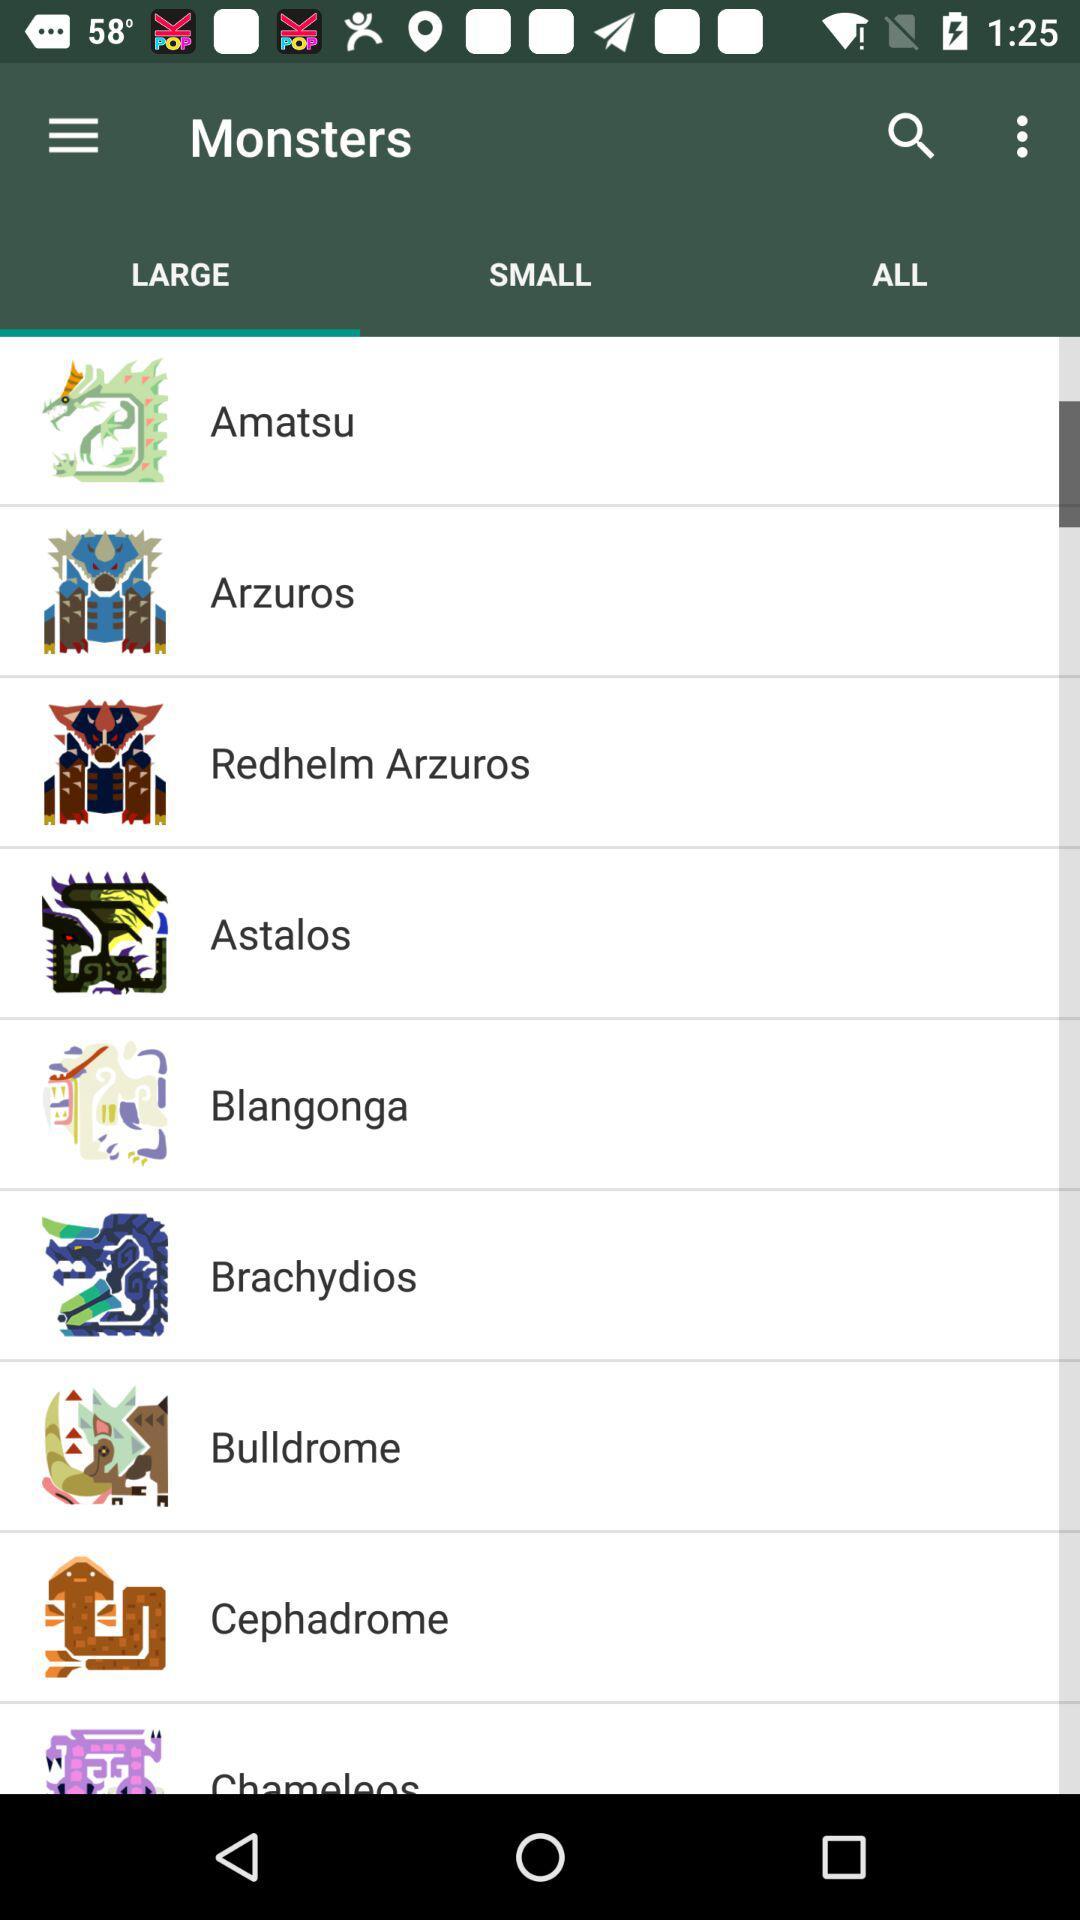 The image size is (1080, 1920). What do you see at coordinates (540, 272) in the screenshot?
I see `the icon to the left of all icon` at bounding box center [540, 272].